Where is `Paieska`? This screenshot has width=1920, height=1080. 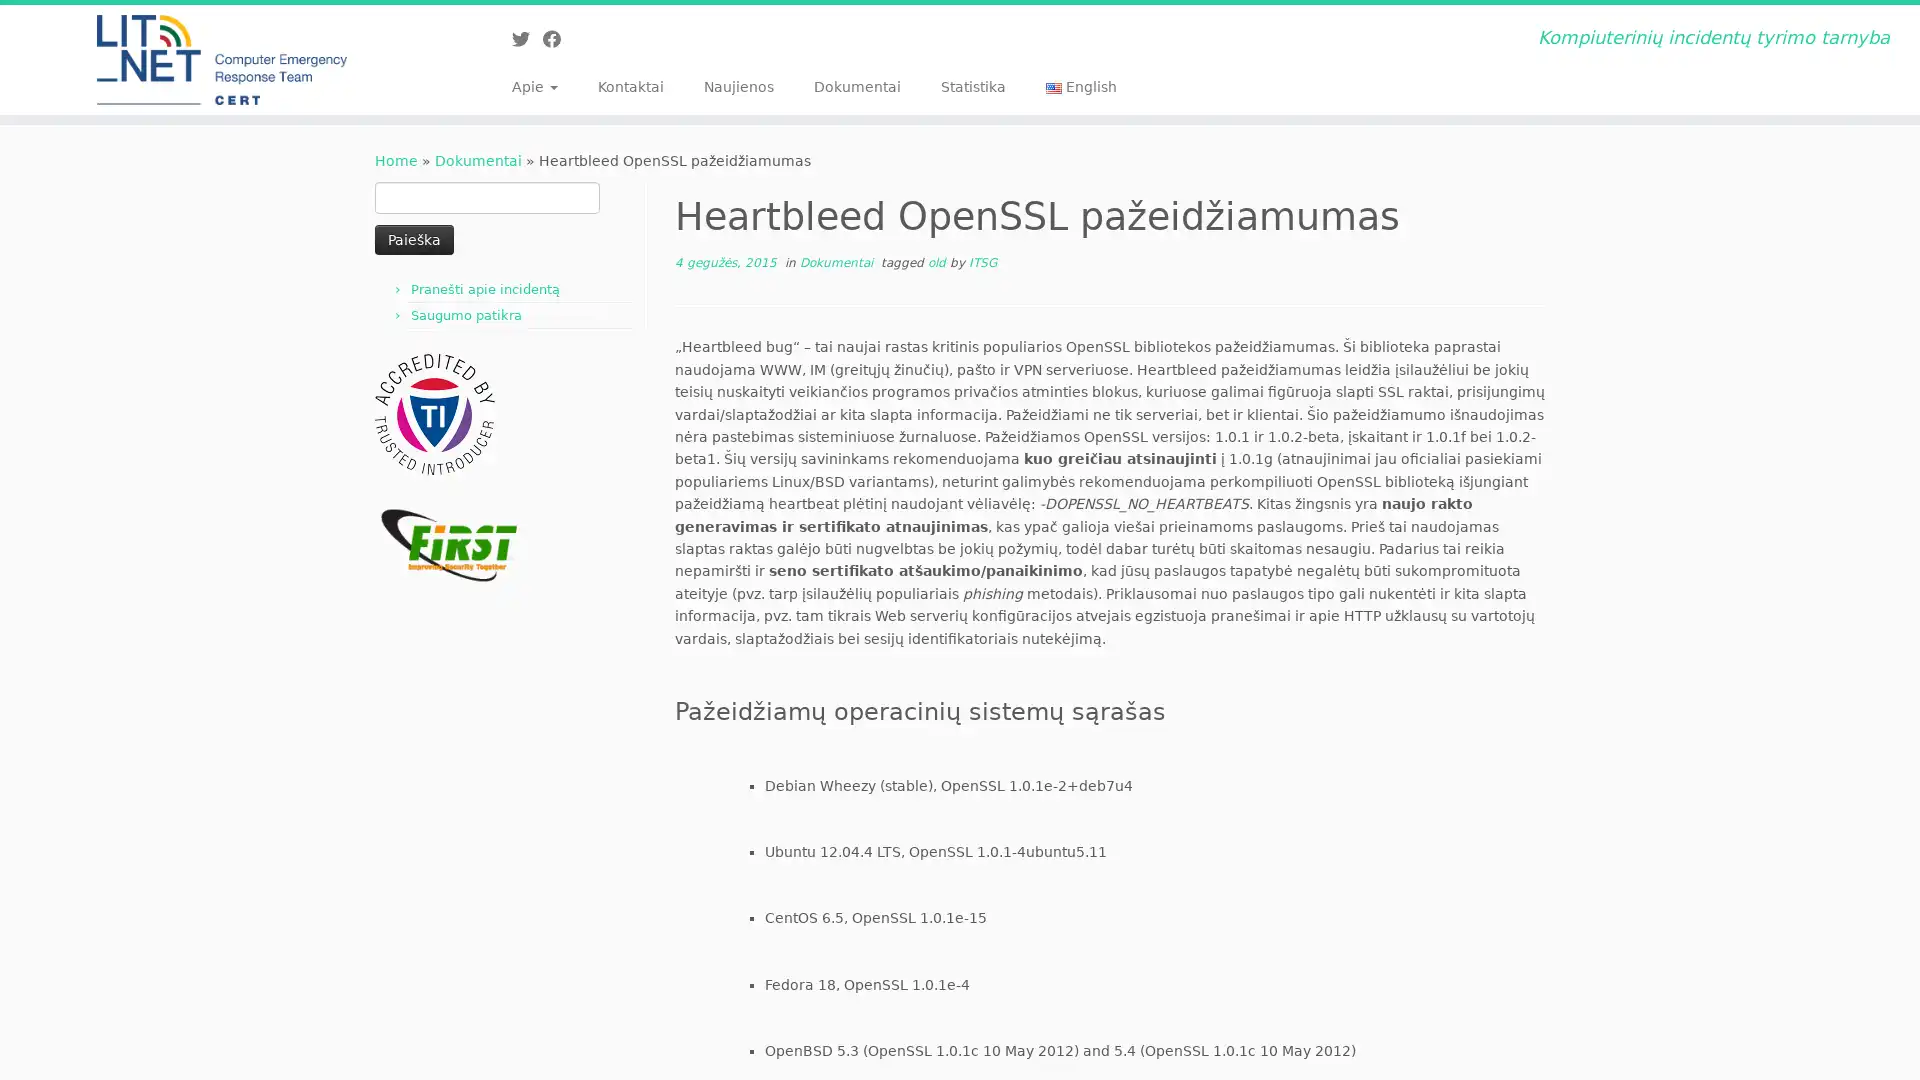 Paieska is located at coordinates (413, 238).